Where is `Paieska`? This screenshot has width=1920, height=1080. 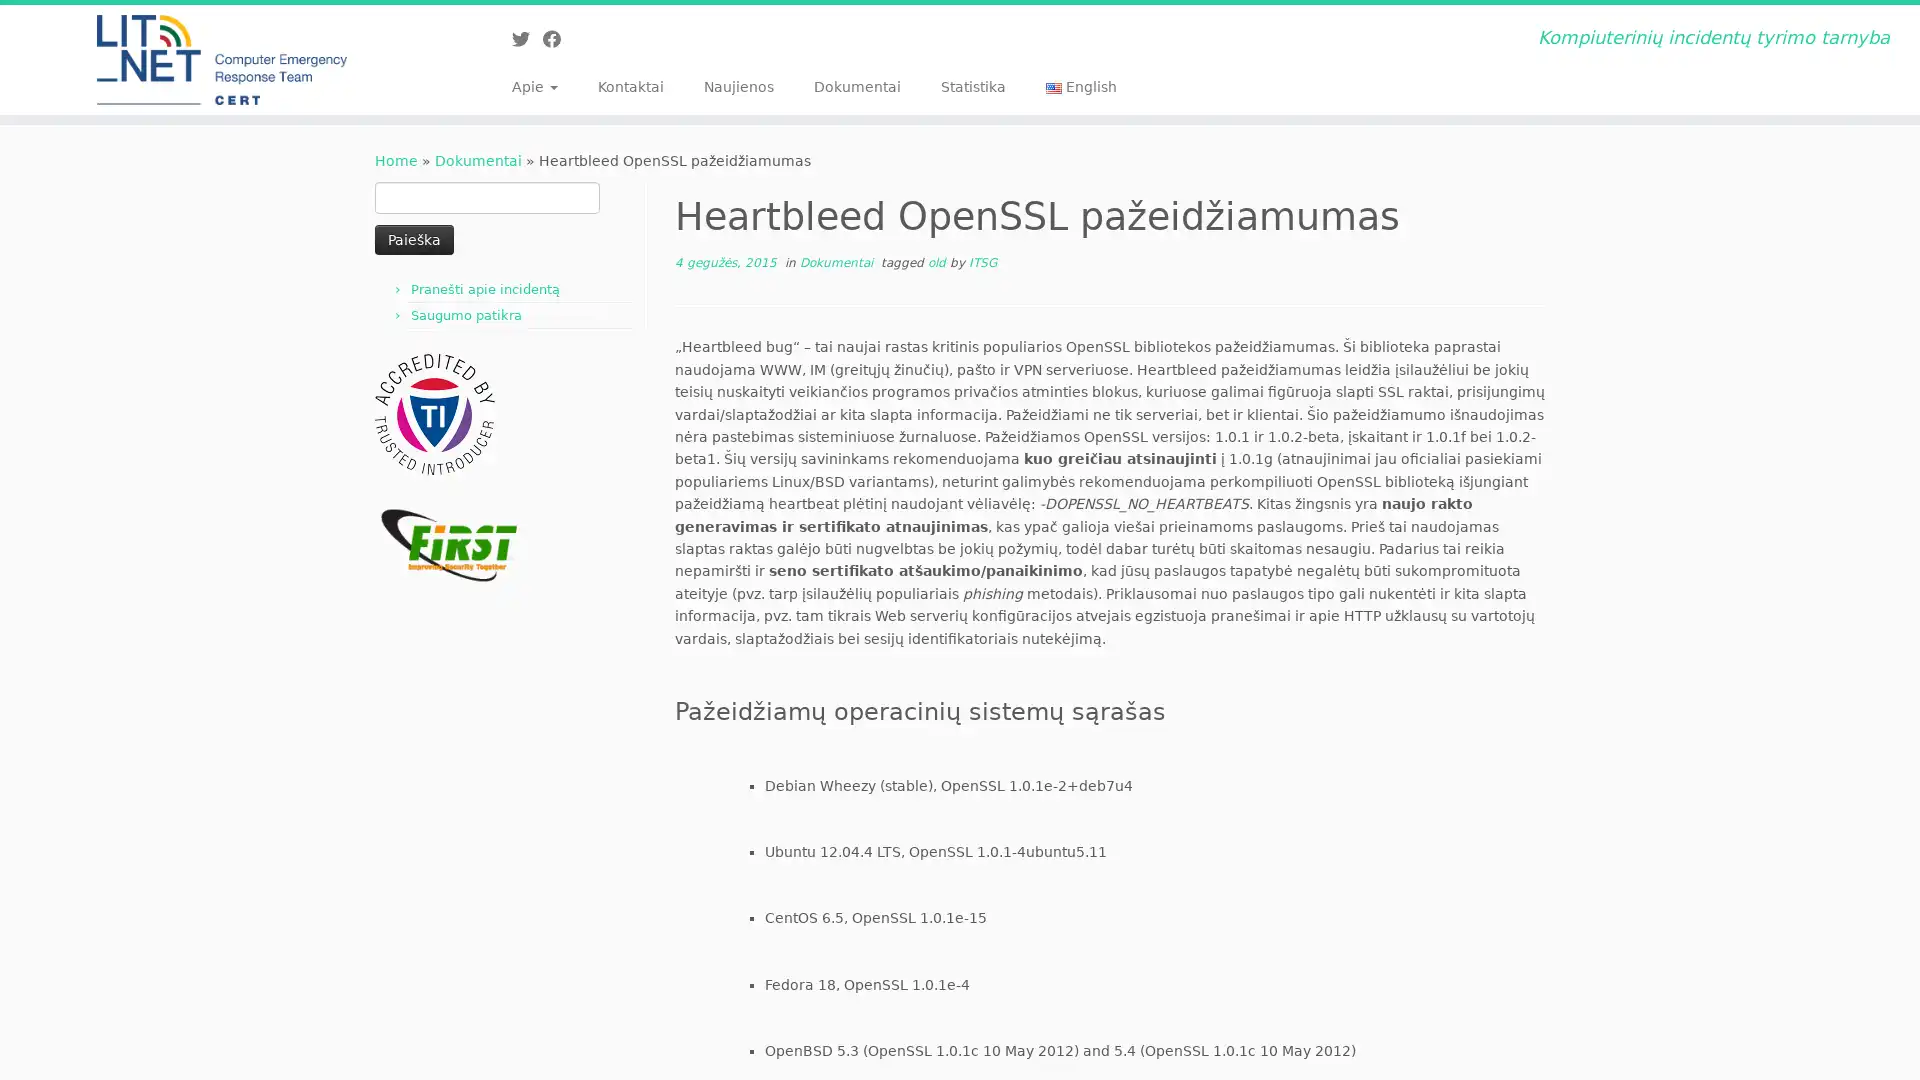 Paieska is located at coordinates (413, 238).